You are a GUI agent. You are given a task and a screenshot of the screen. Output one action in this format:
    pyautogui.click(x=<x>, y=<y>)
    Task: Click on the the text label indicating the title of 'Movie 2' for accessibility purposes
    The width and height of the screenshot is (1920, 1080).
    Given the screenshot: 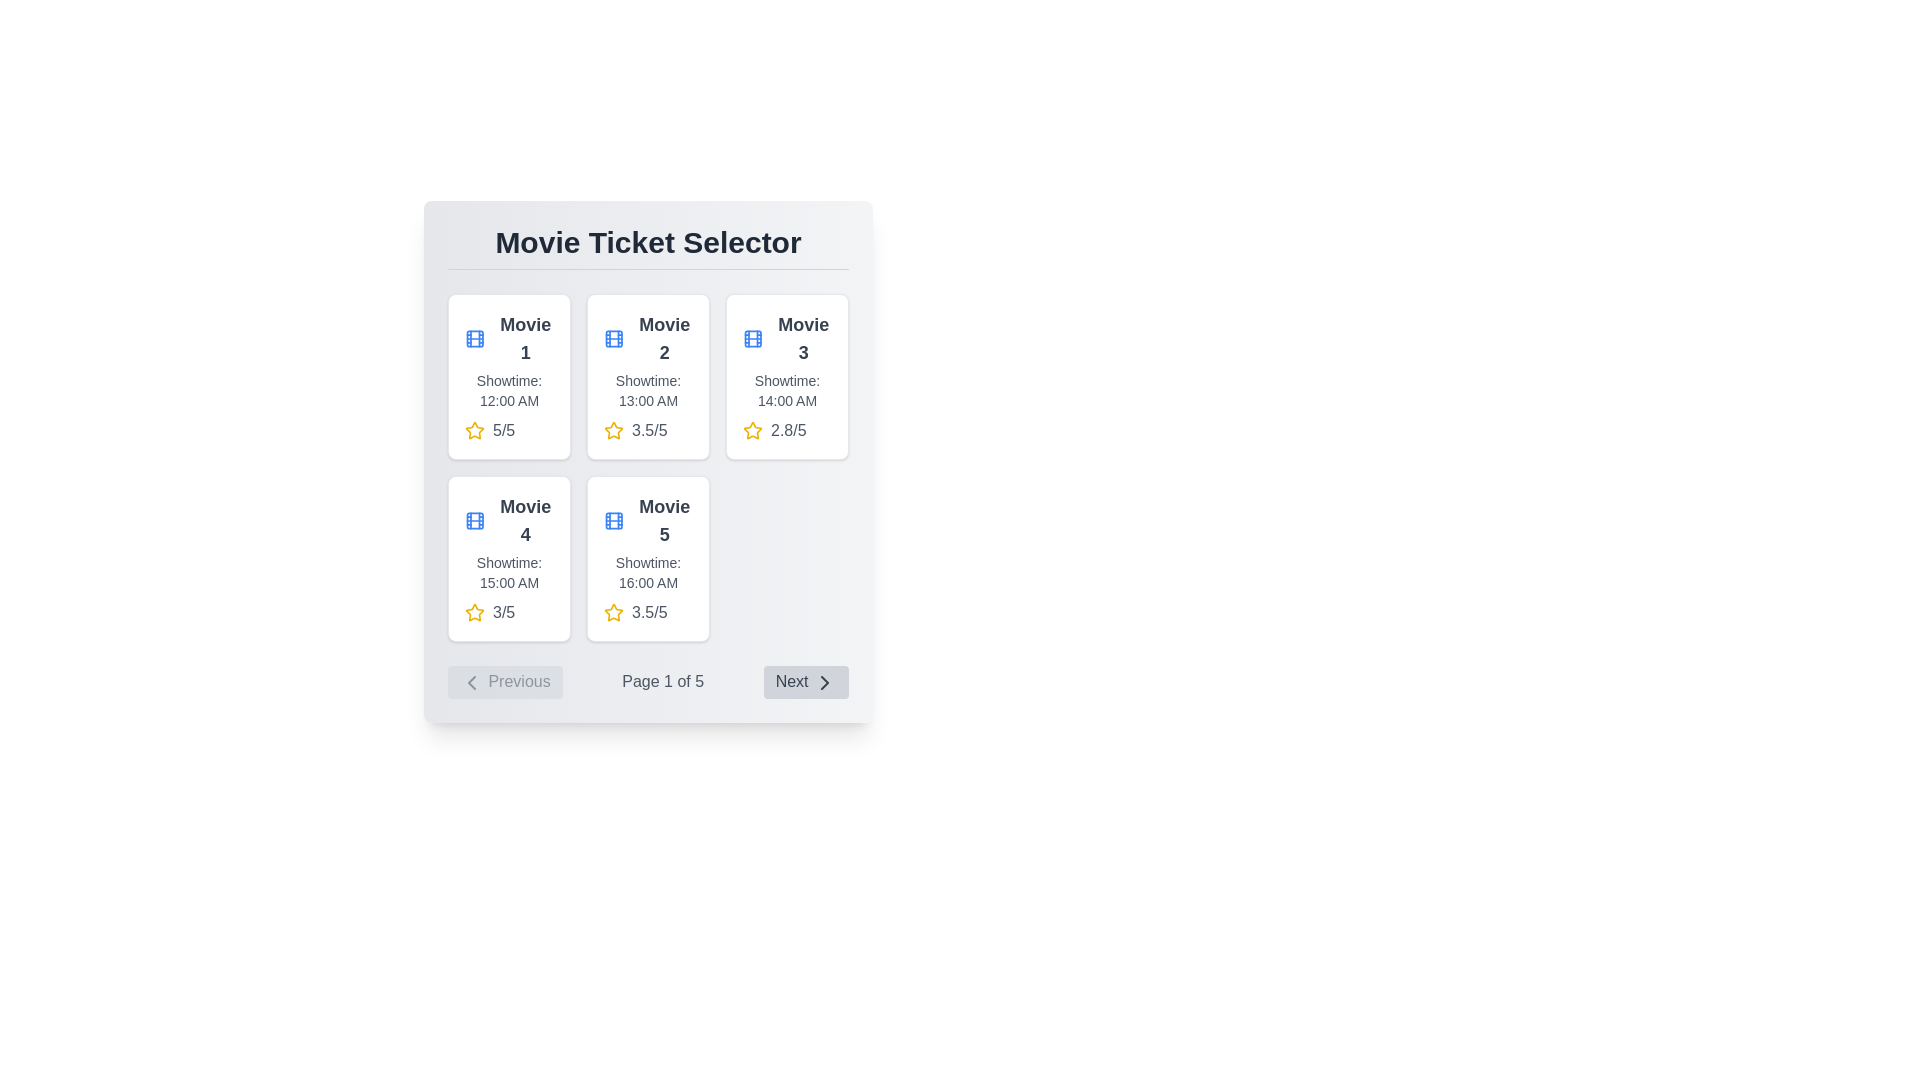 What is the action you would take?
    pyautogui.click(x=648, y=338)
    